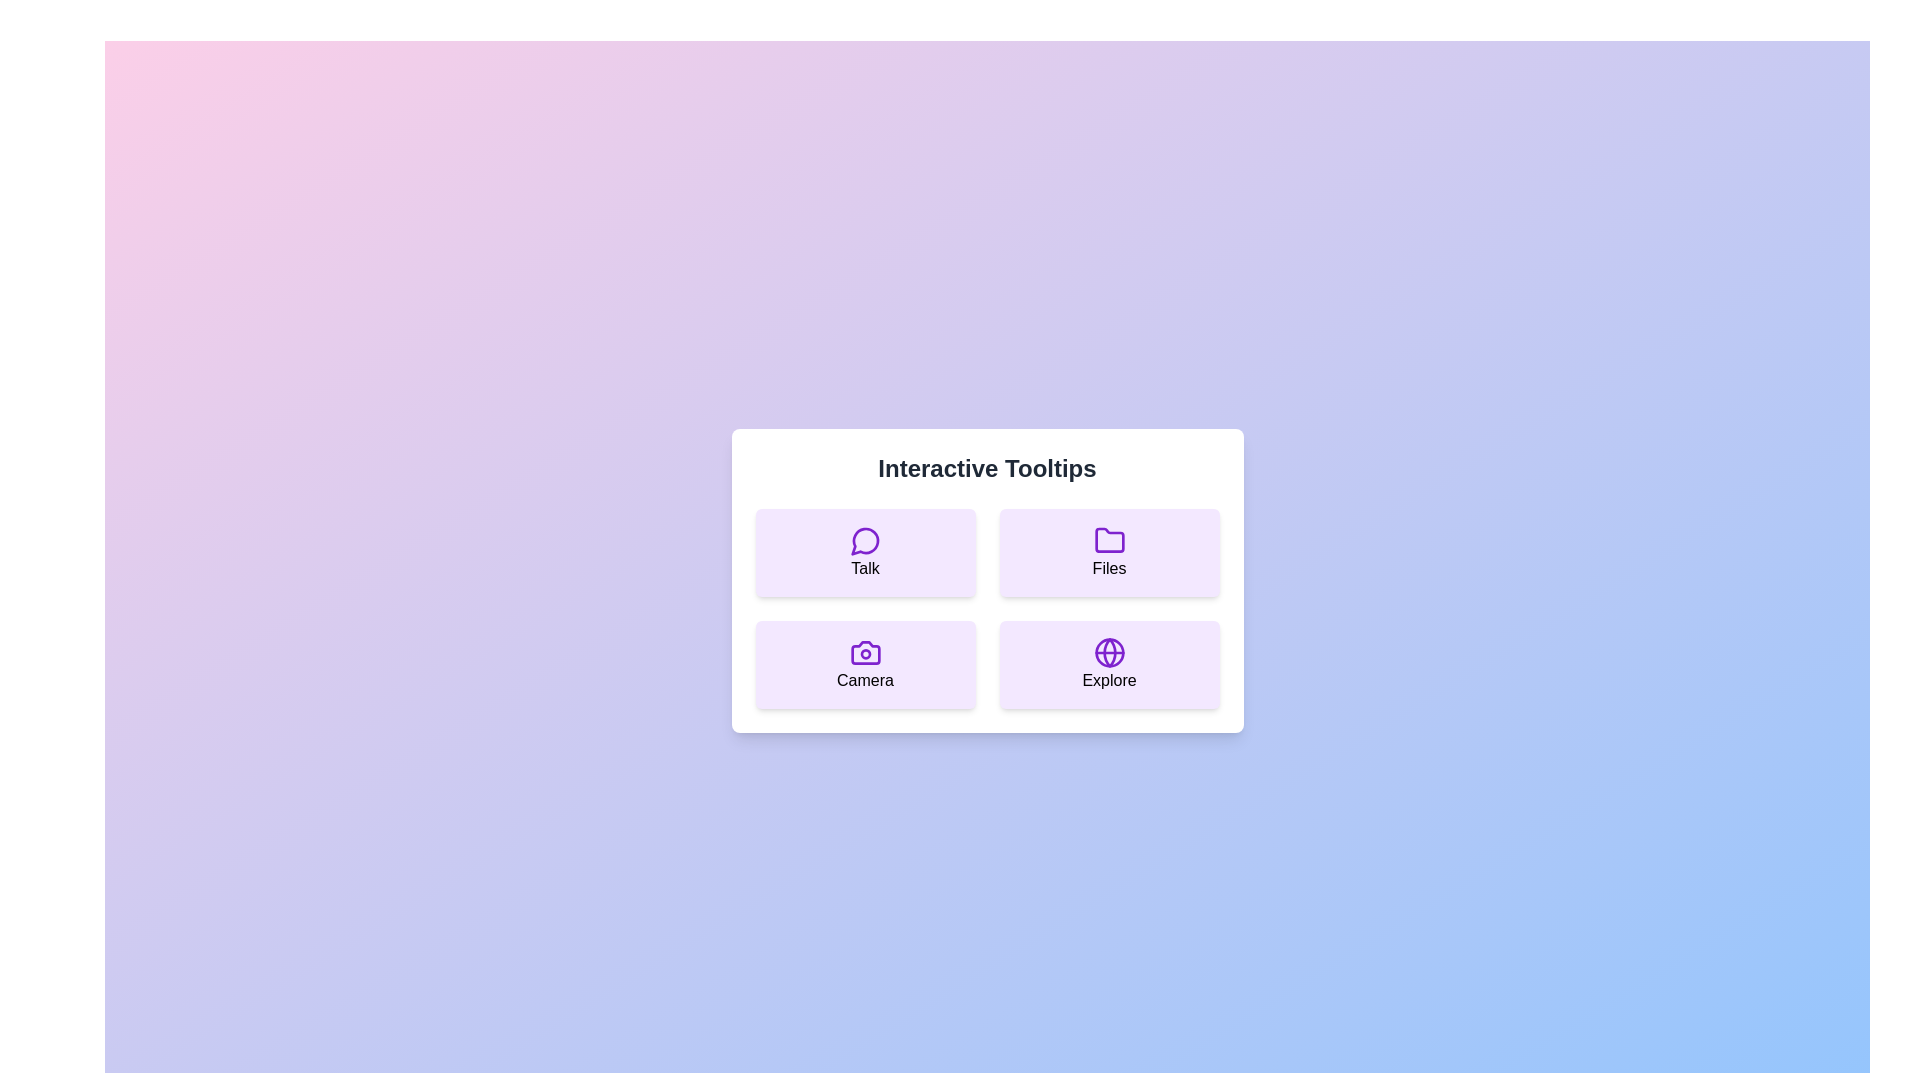  Describe the element at coordinates (1108, 552) in the screenshot. I see `the rectangular card button with a light purple background, a purple folder icon at the top center, and the text 'Files' beneath it` at that location.